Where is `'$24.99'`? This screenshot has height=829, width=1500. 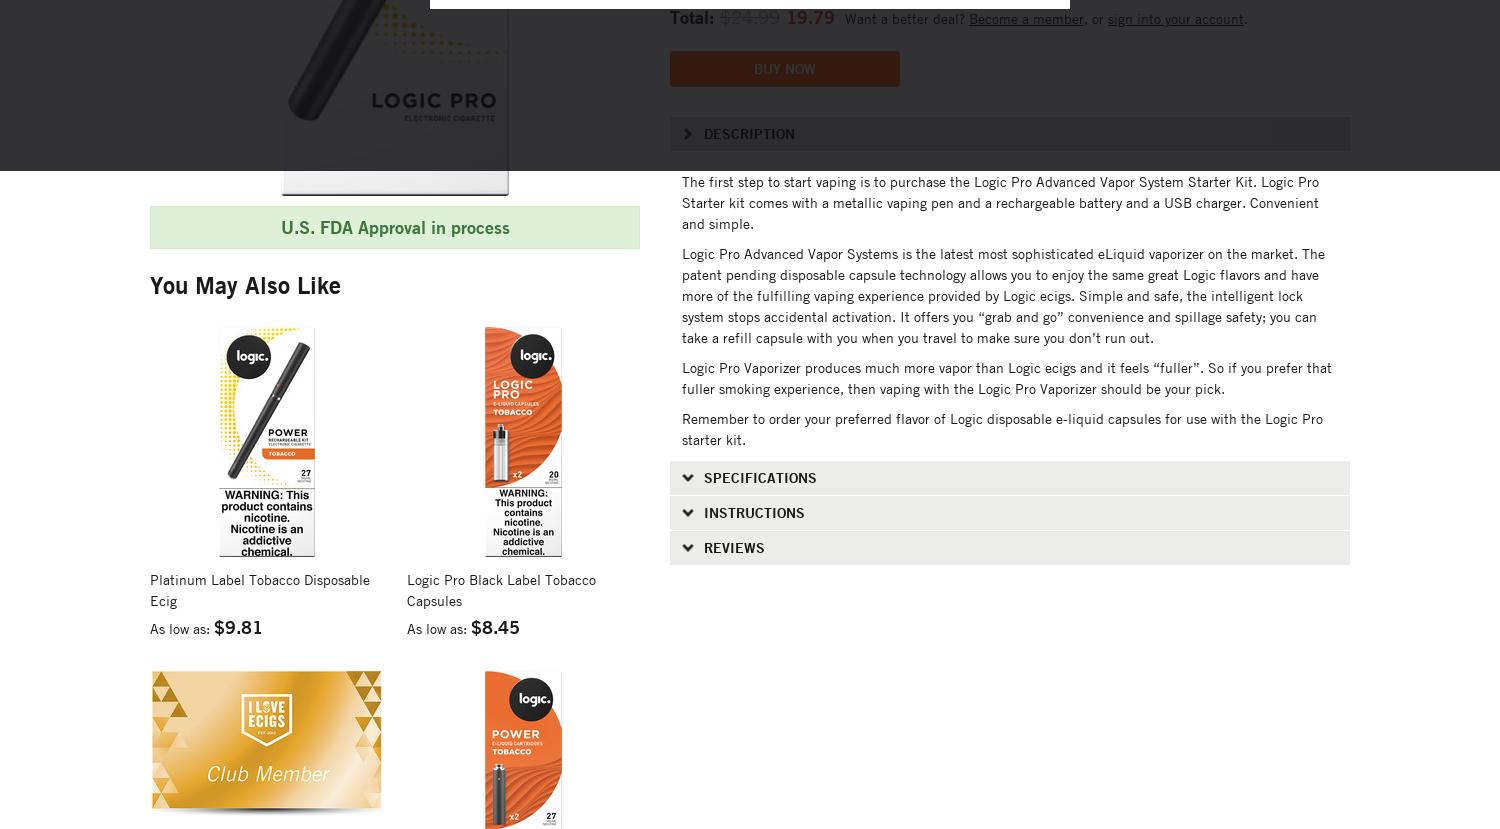 '$24.99' is located at coordinates (750, 16).